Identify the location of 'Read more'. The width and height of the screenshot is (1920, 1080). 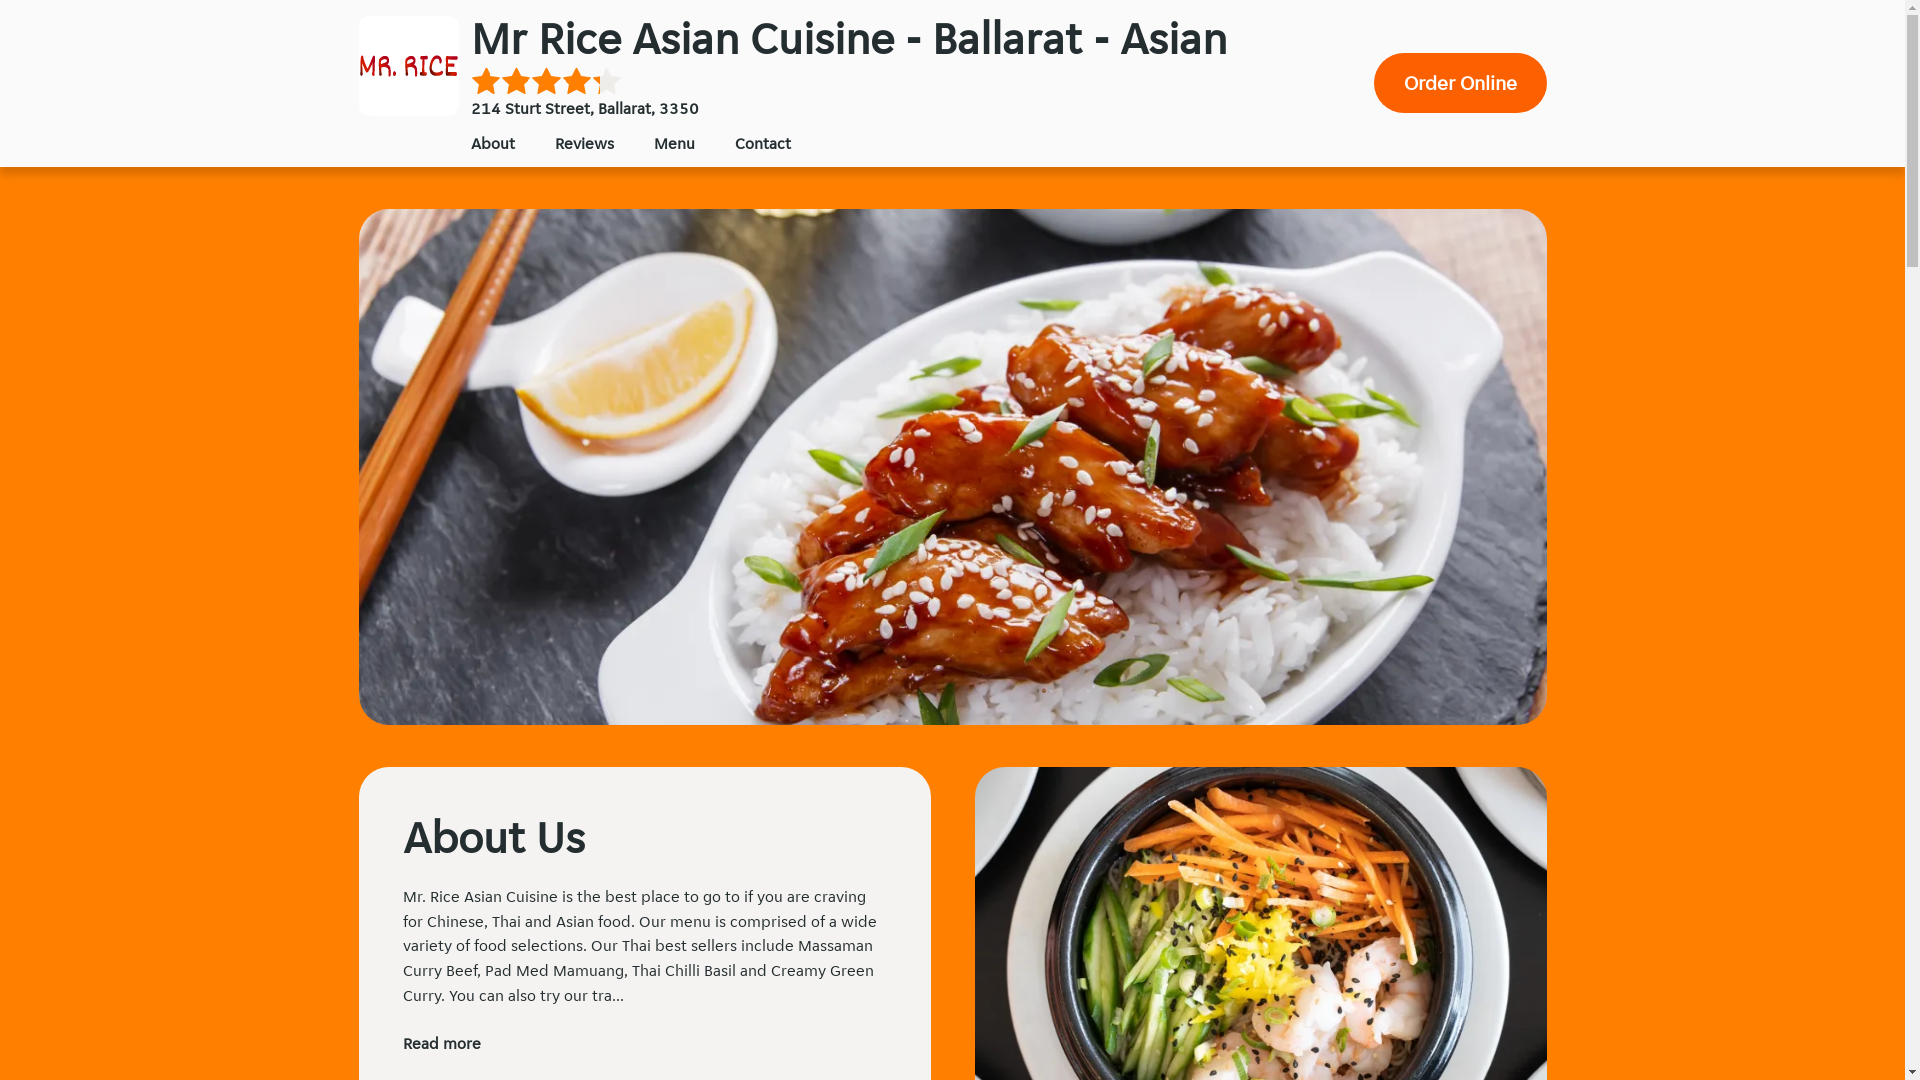
(440, 1042).